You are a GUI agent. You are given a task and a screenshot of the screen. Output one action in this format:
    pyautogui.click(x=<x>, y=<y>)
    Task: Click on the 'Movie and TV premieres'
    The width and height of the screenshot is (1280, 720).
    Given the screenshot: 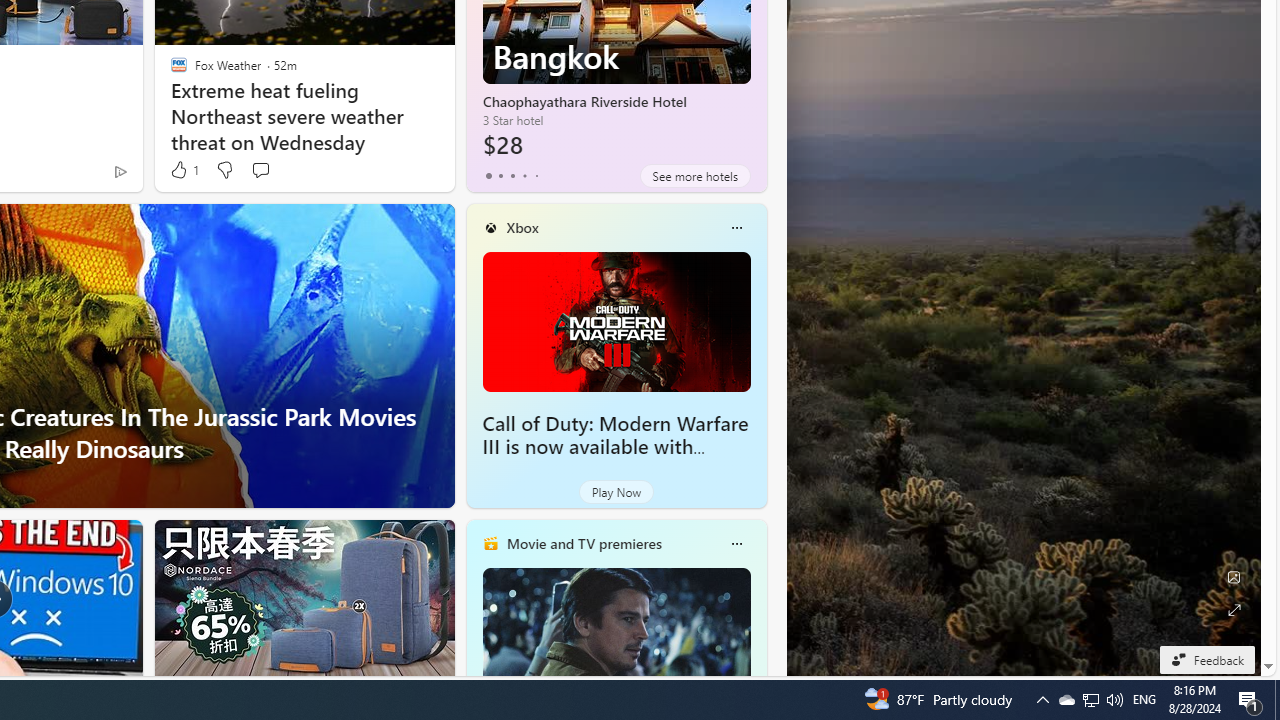 What is the action you would take?
    pyautogui.click(x=582, y=543)
    